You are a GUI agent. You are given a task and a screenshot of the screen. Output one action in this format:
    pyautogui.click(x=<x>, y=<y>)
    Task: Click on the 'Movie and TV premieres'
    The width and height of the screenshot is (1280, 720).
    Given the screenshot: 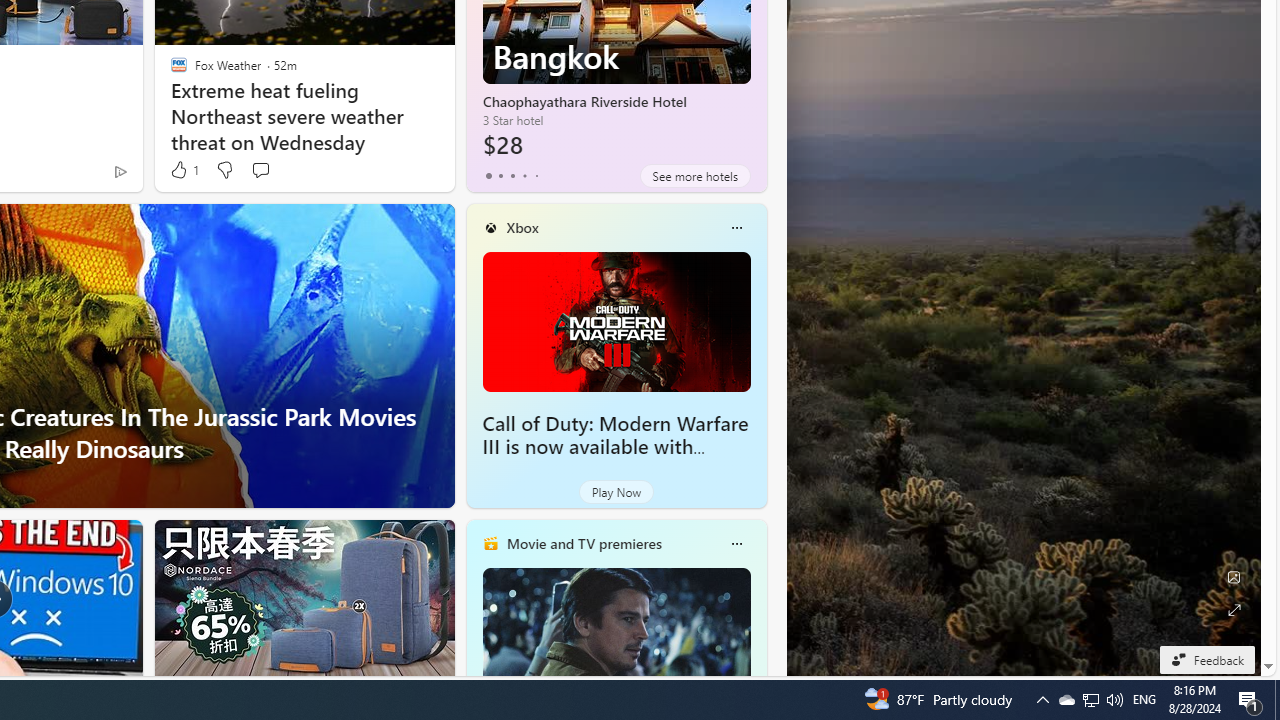 What is the action you would take?
    pyautogui.click(x=582, y=543)
    